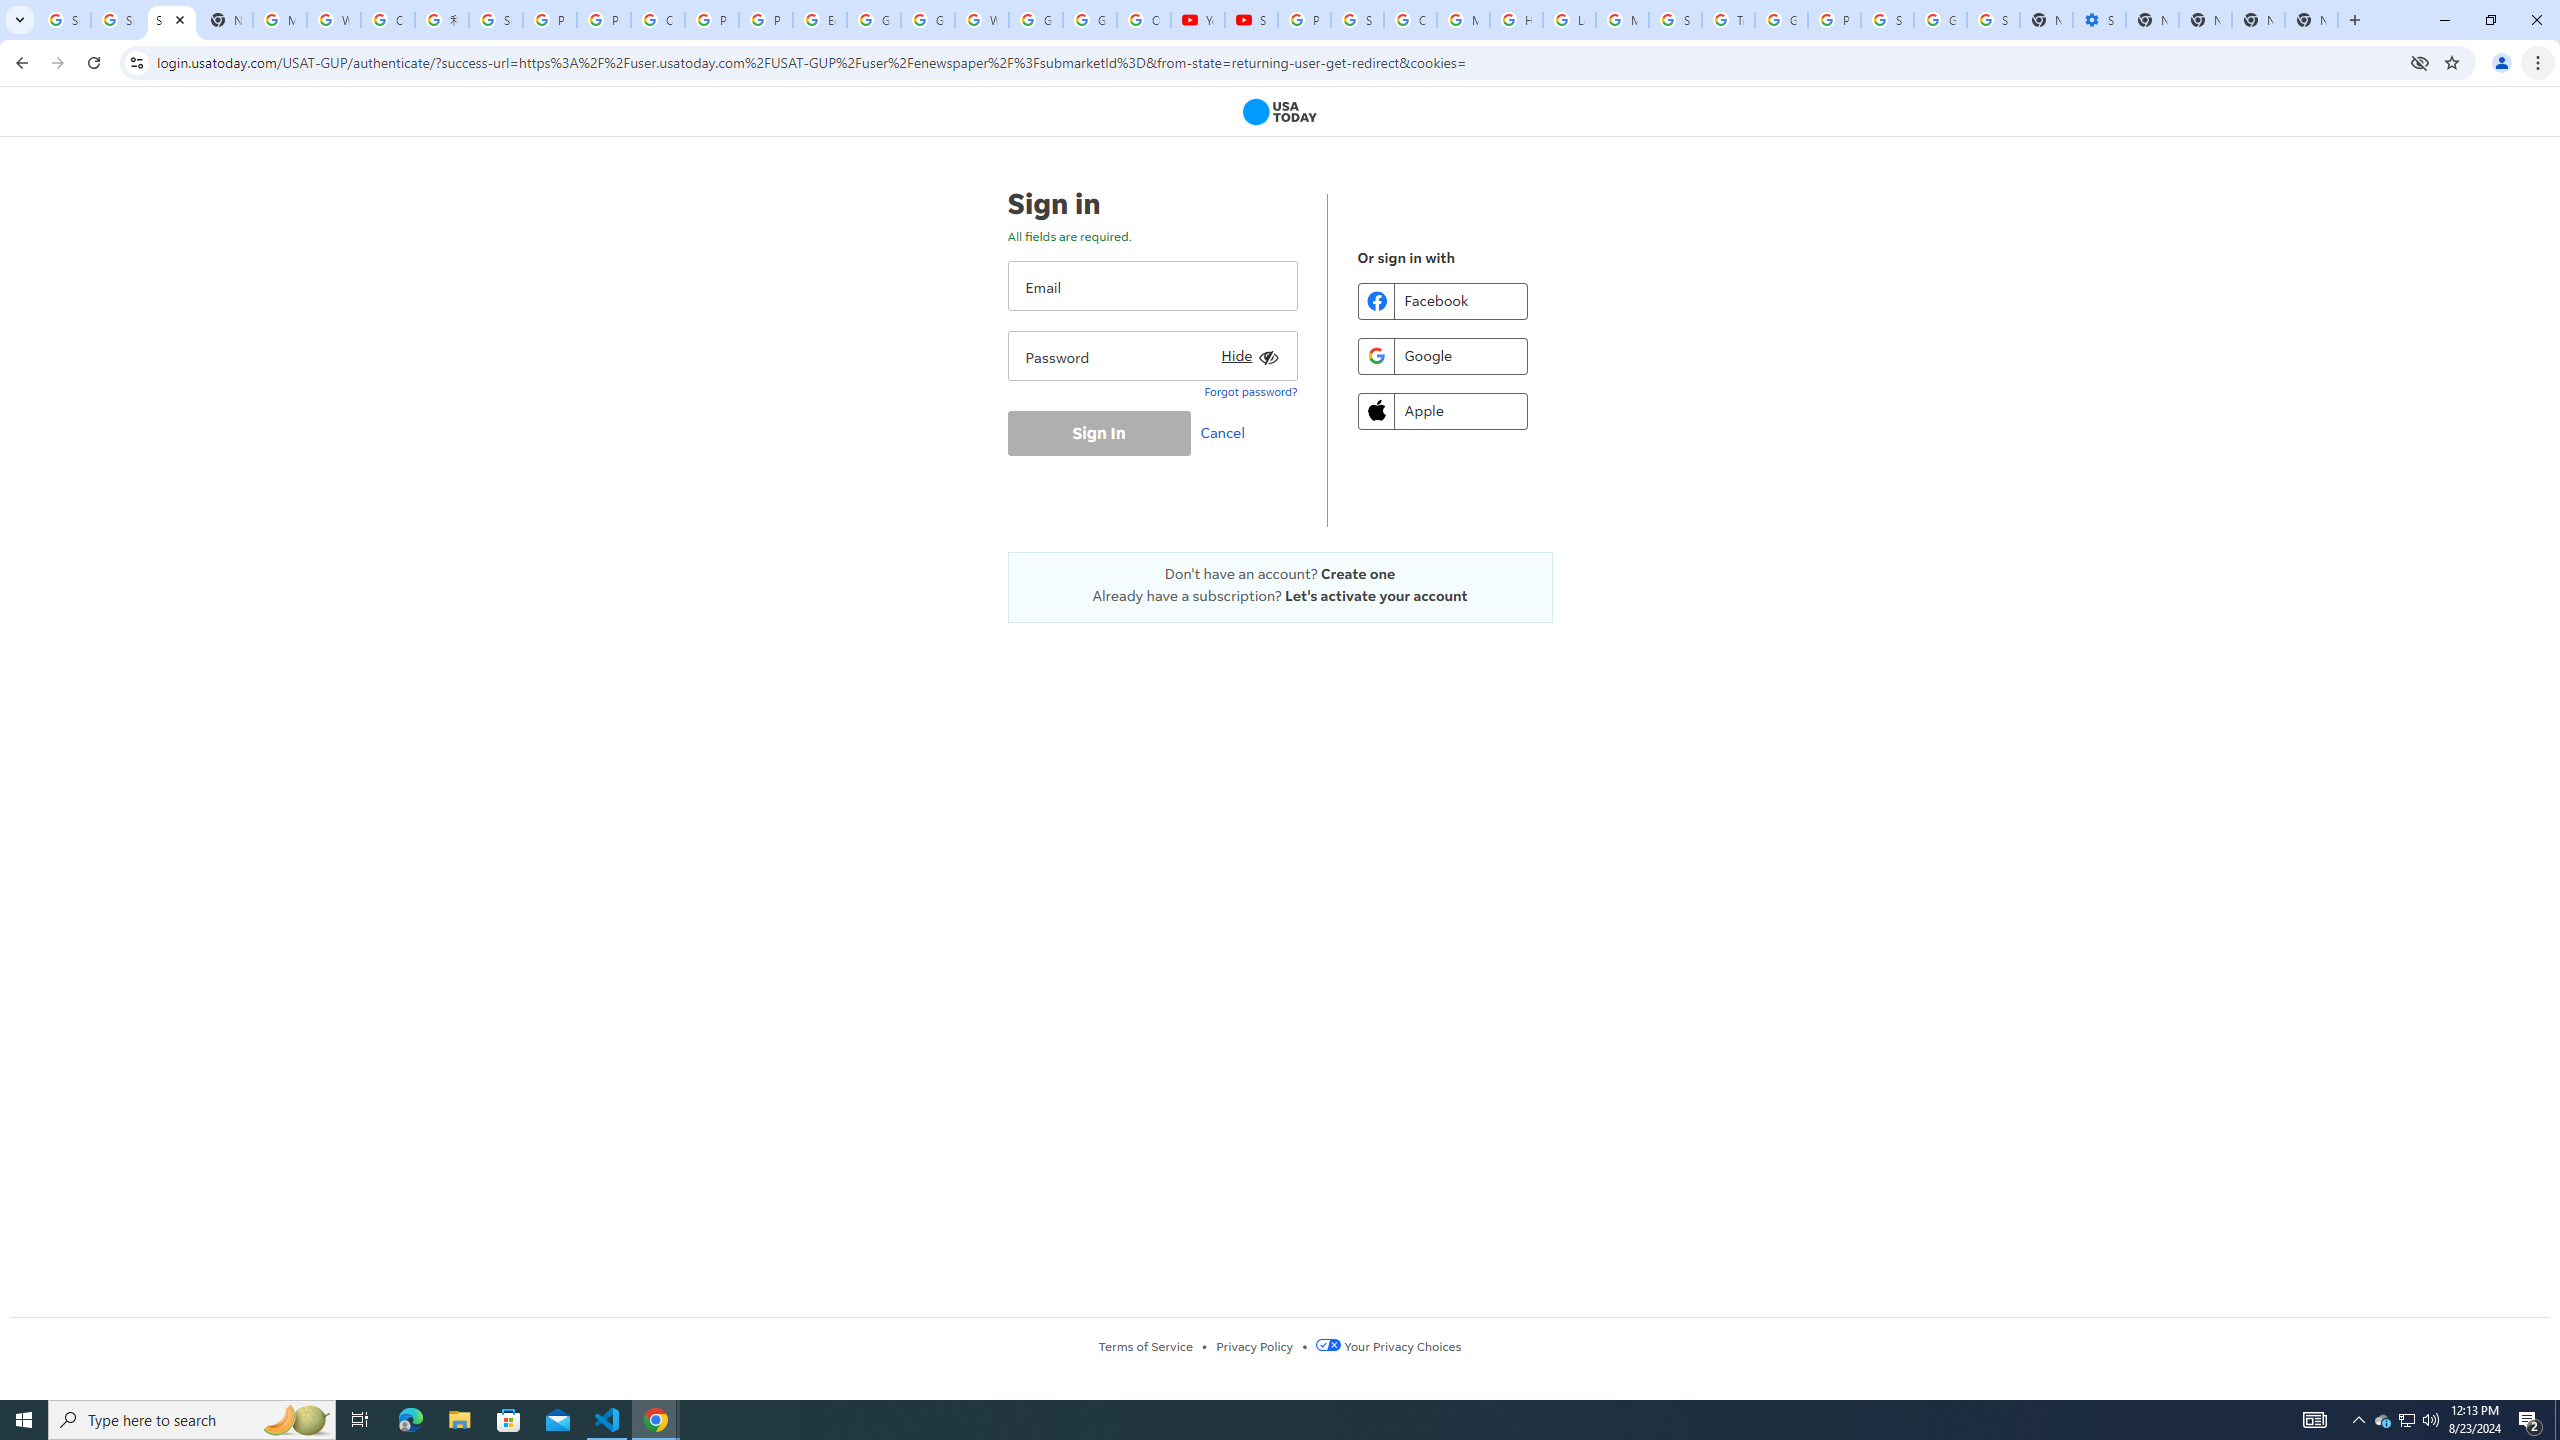  Describe the element at coordinates (1993, 19) in the screenshot. I see `'Sign in - Google Accounts'` at that location.